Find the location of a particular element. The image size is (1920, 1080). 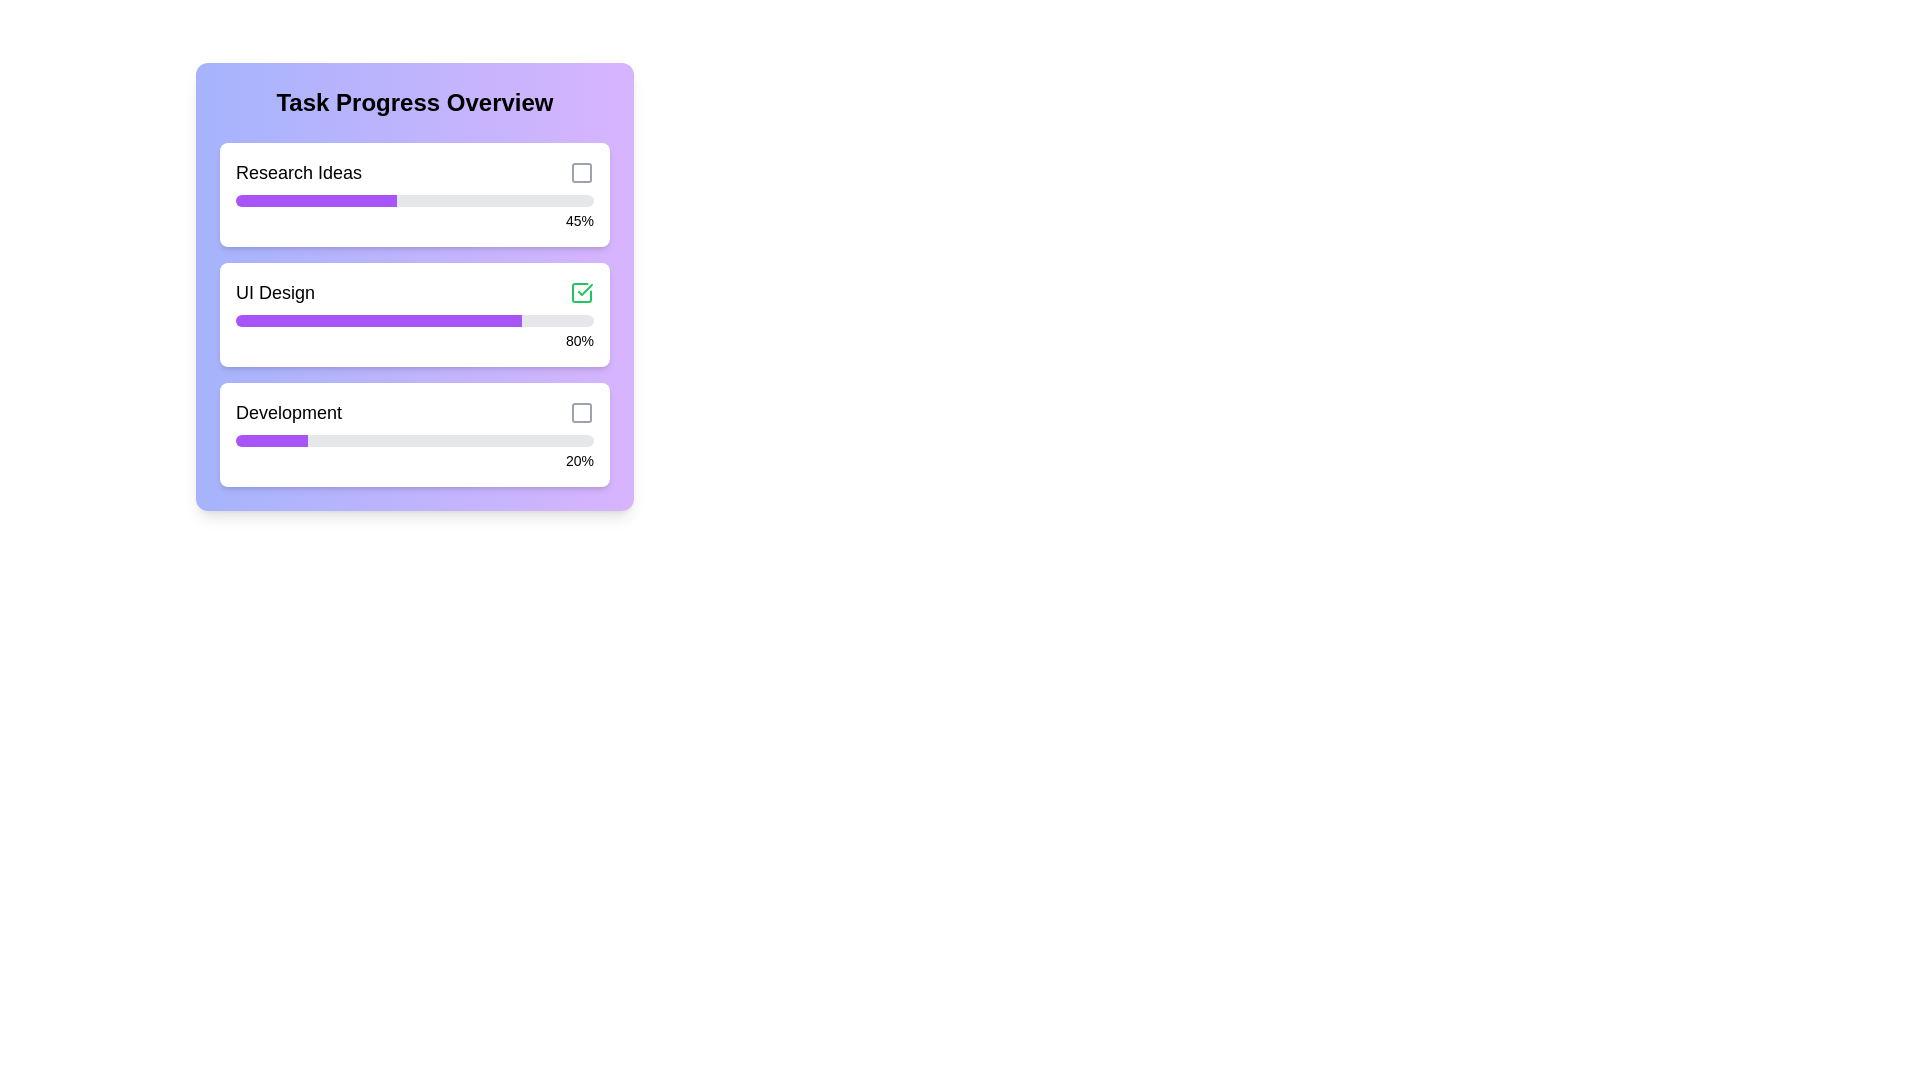

the progress bar completion is located at coordinates (493, 319).